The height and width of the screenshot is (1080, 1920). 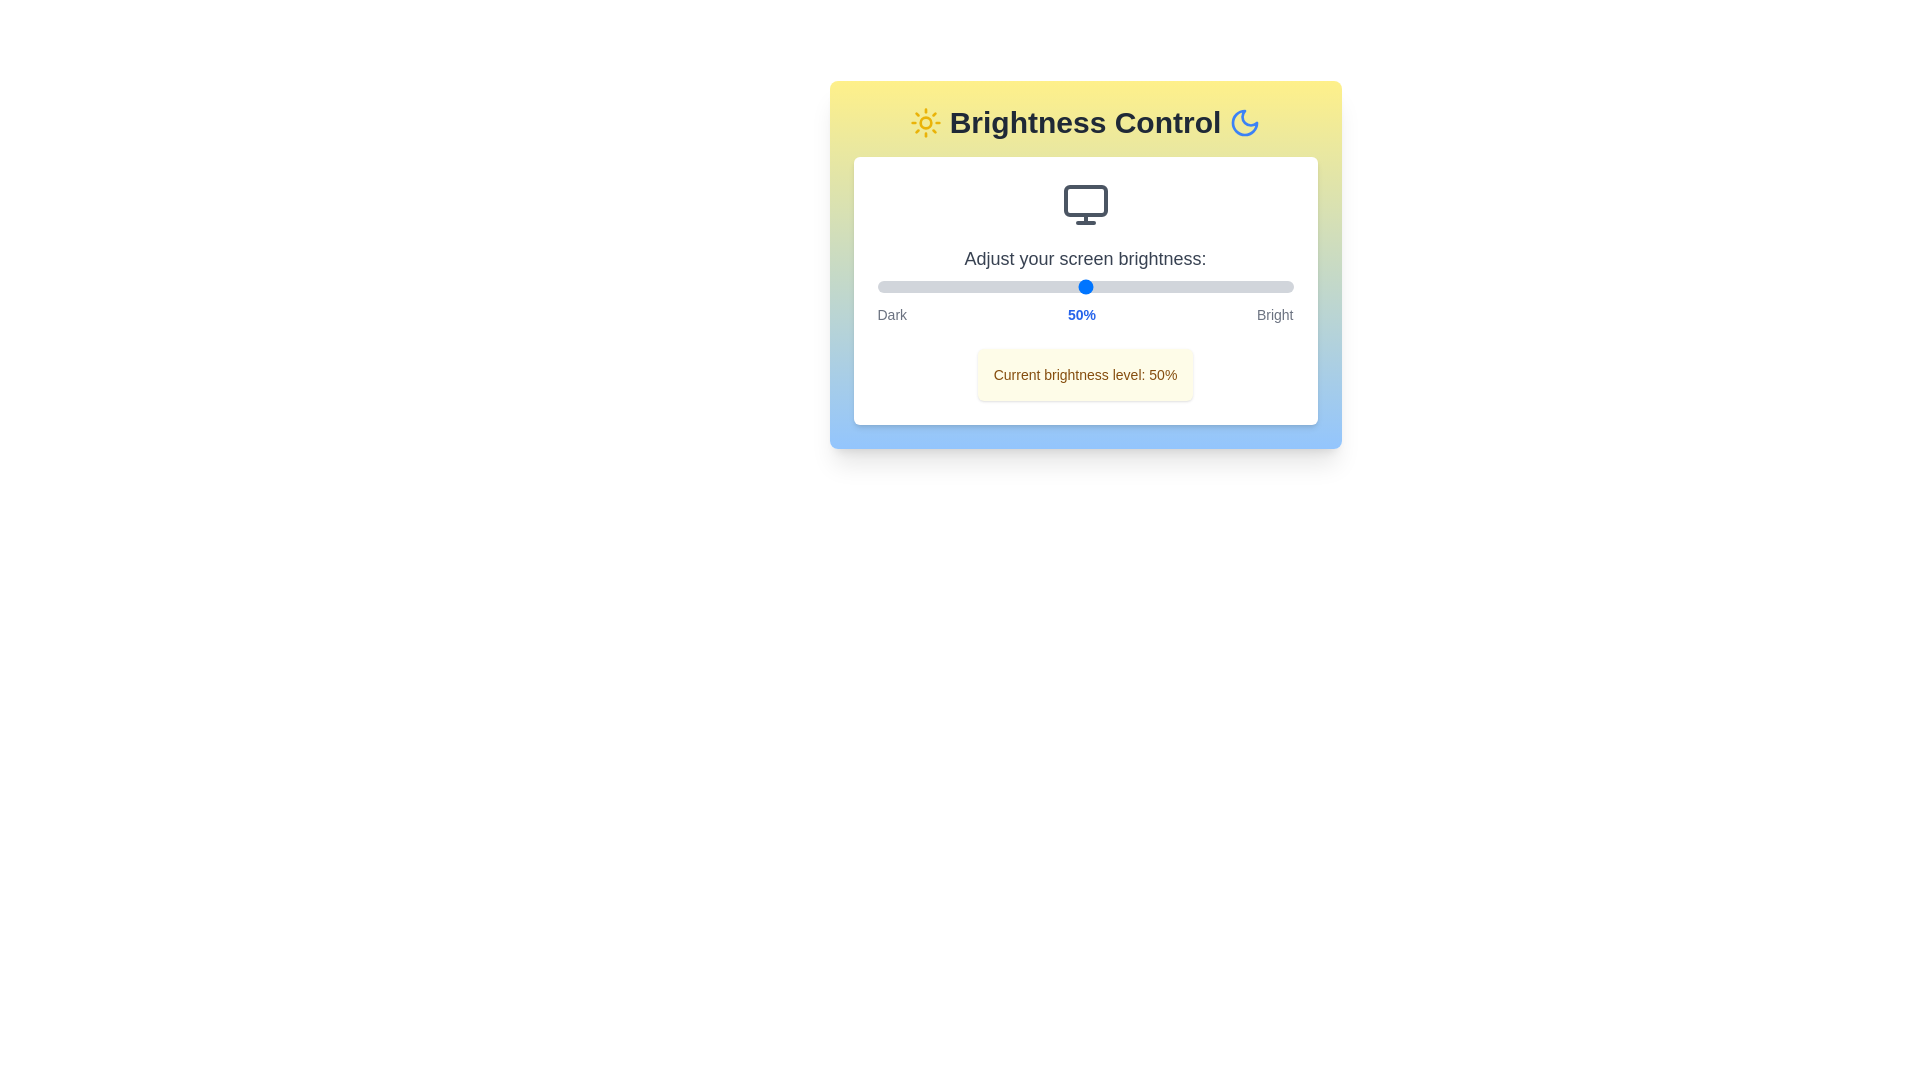 I want to click on the brightness to 16% by interacting with the slider, so click(x=943, y=286).